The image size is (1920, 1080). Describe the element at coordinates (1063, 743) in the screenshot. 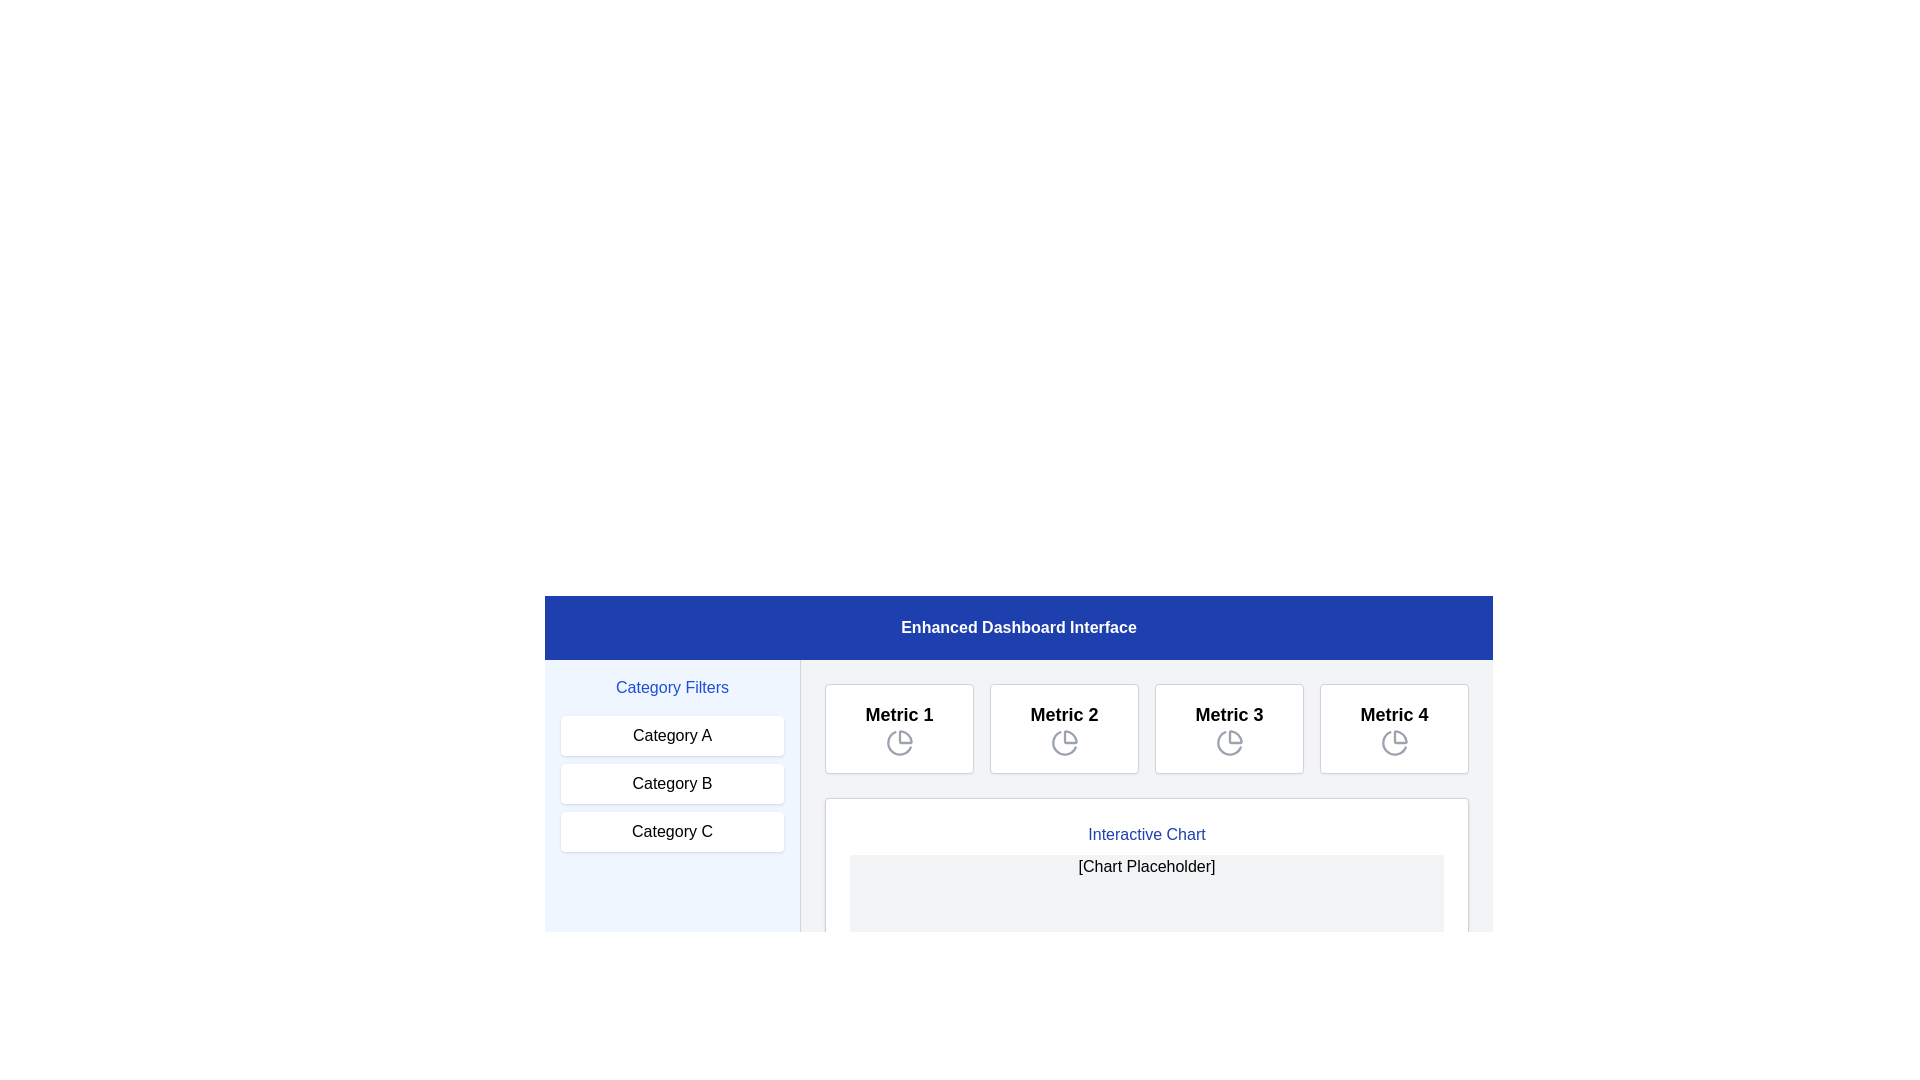

I see `the pie chart icon styled in gray within the card labeled 'Metric 2' on the dashboard` at that location.